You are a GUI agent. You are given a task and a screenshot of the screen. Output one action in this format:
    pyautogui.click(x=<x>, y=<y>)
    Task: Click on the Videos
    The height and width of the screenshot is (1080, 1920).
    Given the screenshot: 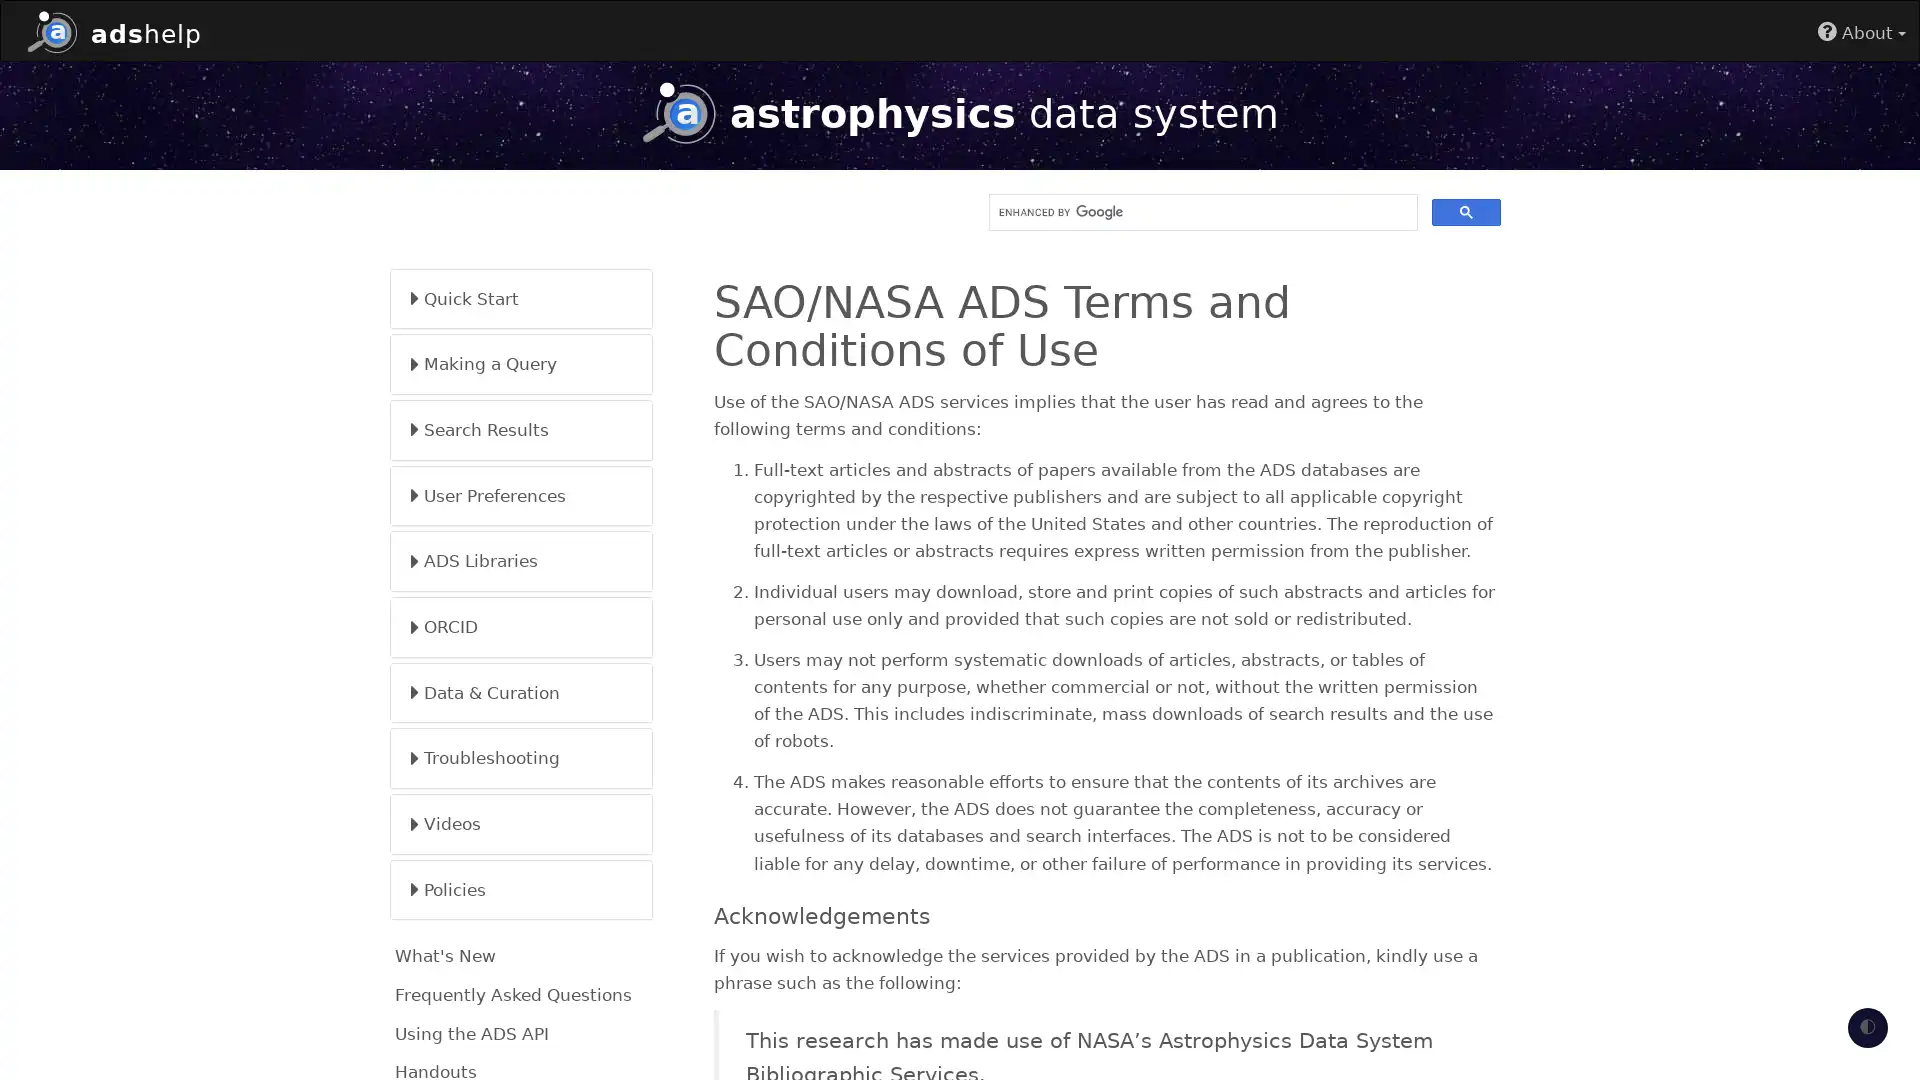 What is the action you would take?
    pyautogui.click(x=521, y=824)
    